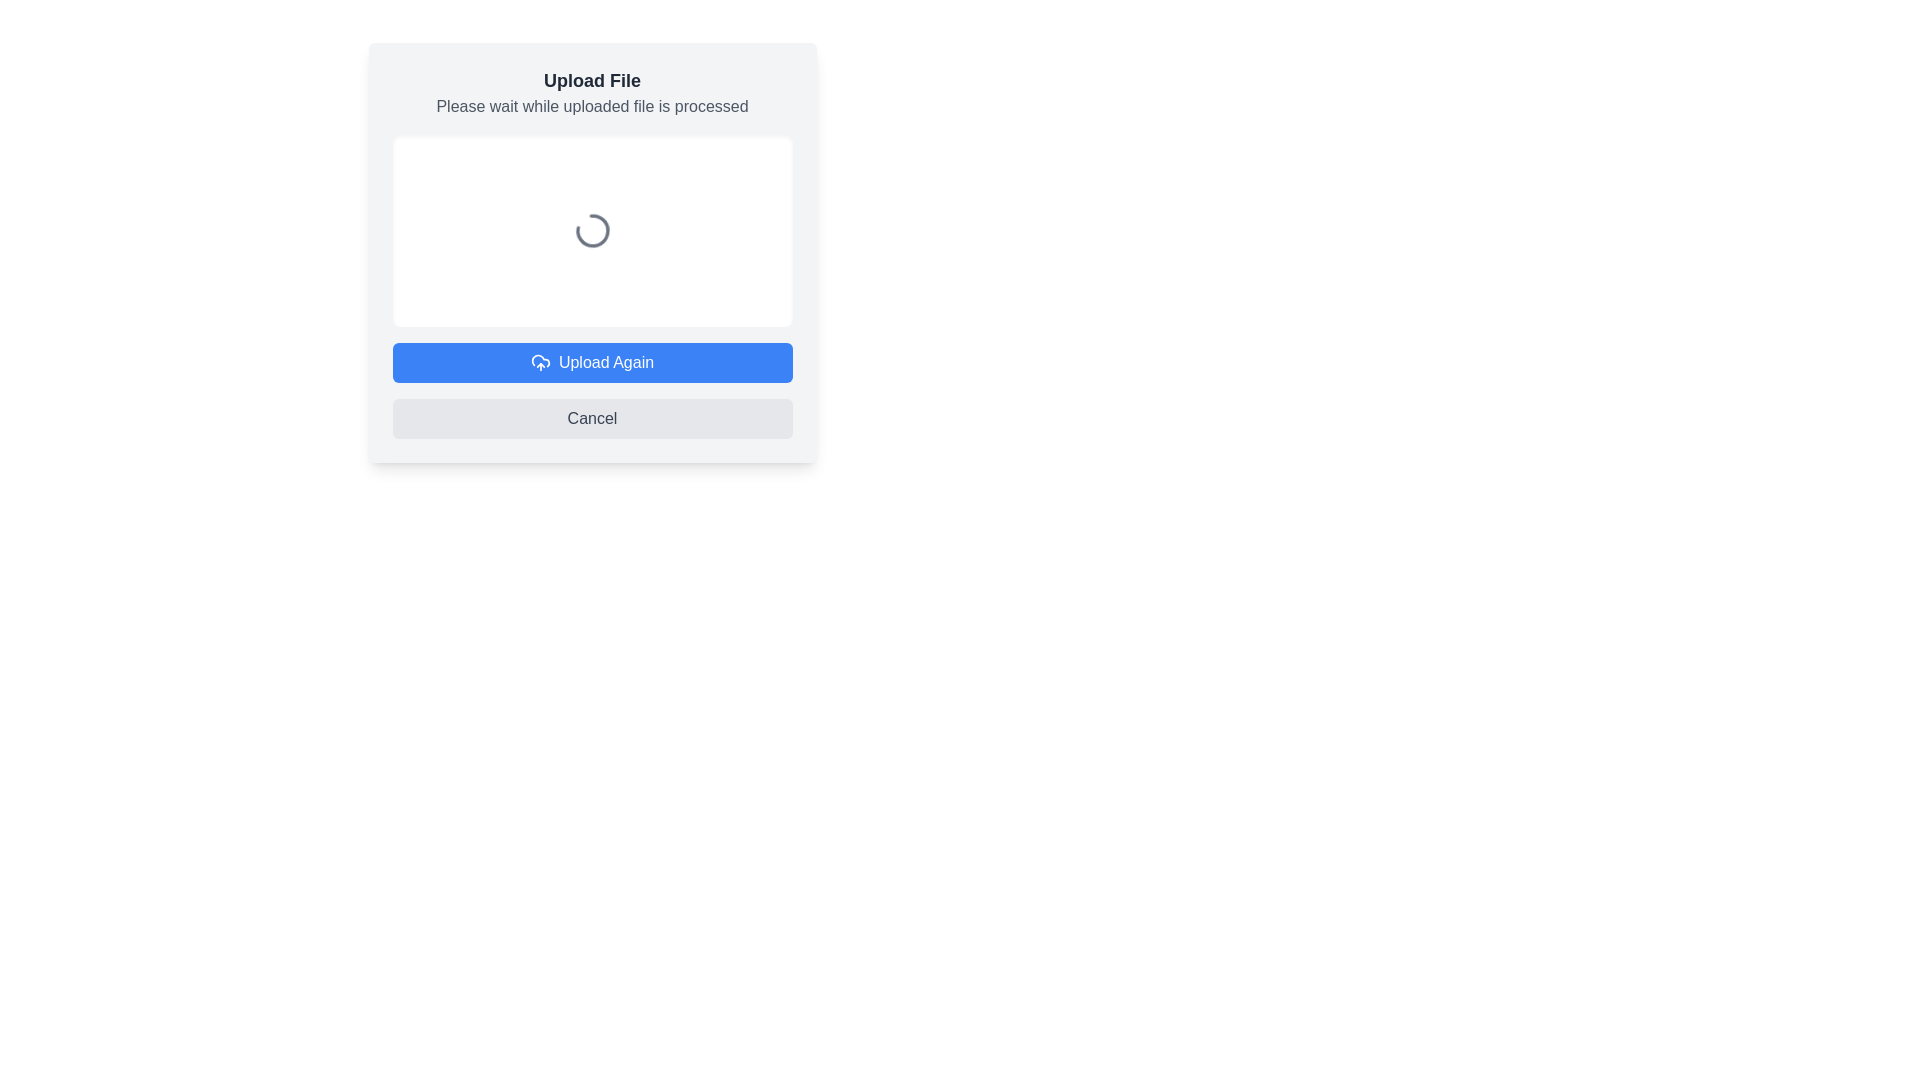 This screenshot has width=1920, height=1080. What do you see at coordinates (591, 107) in the screenshot?
I see `the static text label that reads 'Please wait while uploaded file is processed', which is located directly below the title 'Upload File' in the centered modal` at bounding box center [591, 107].